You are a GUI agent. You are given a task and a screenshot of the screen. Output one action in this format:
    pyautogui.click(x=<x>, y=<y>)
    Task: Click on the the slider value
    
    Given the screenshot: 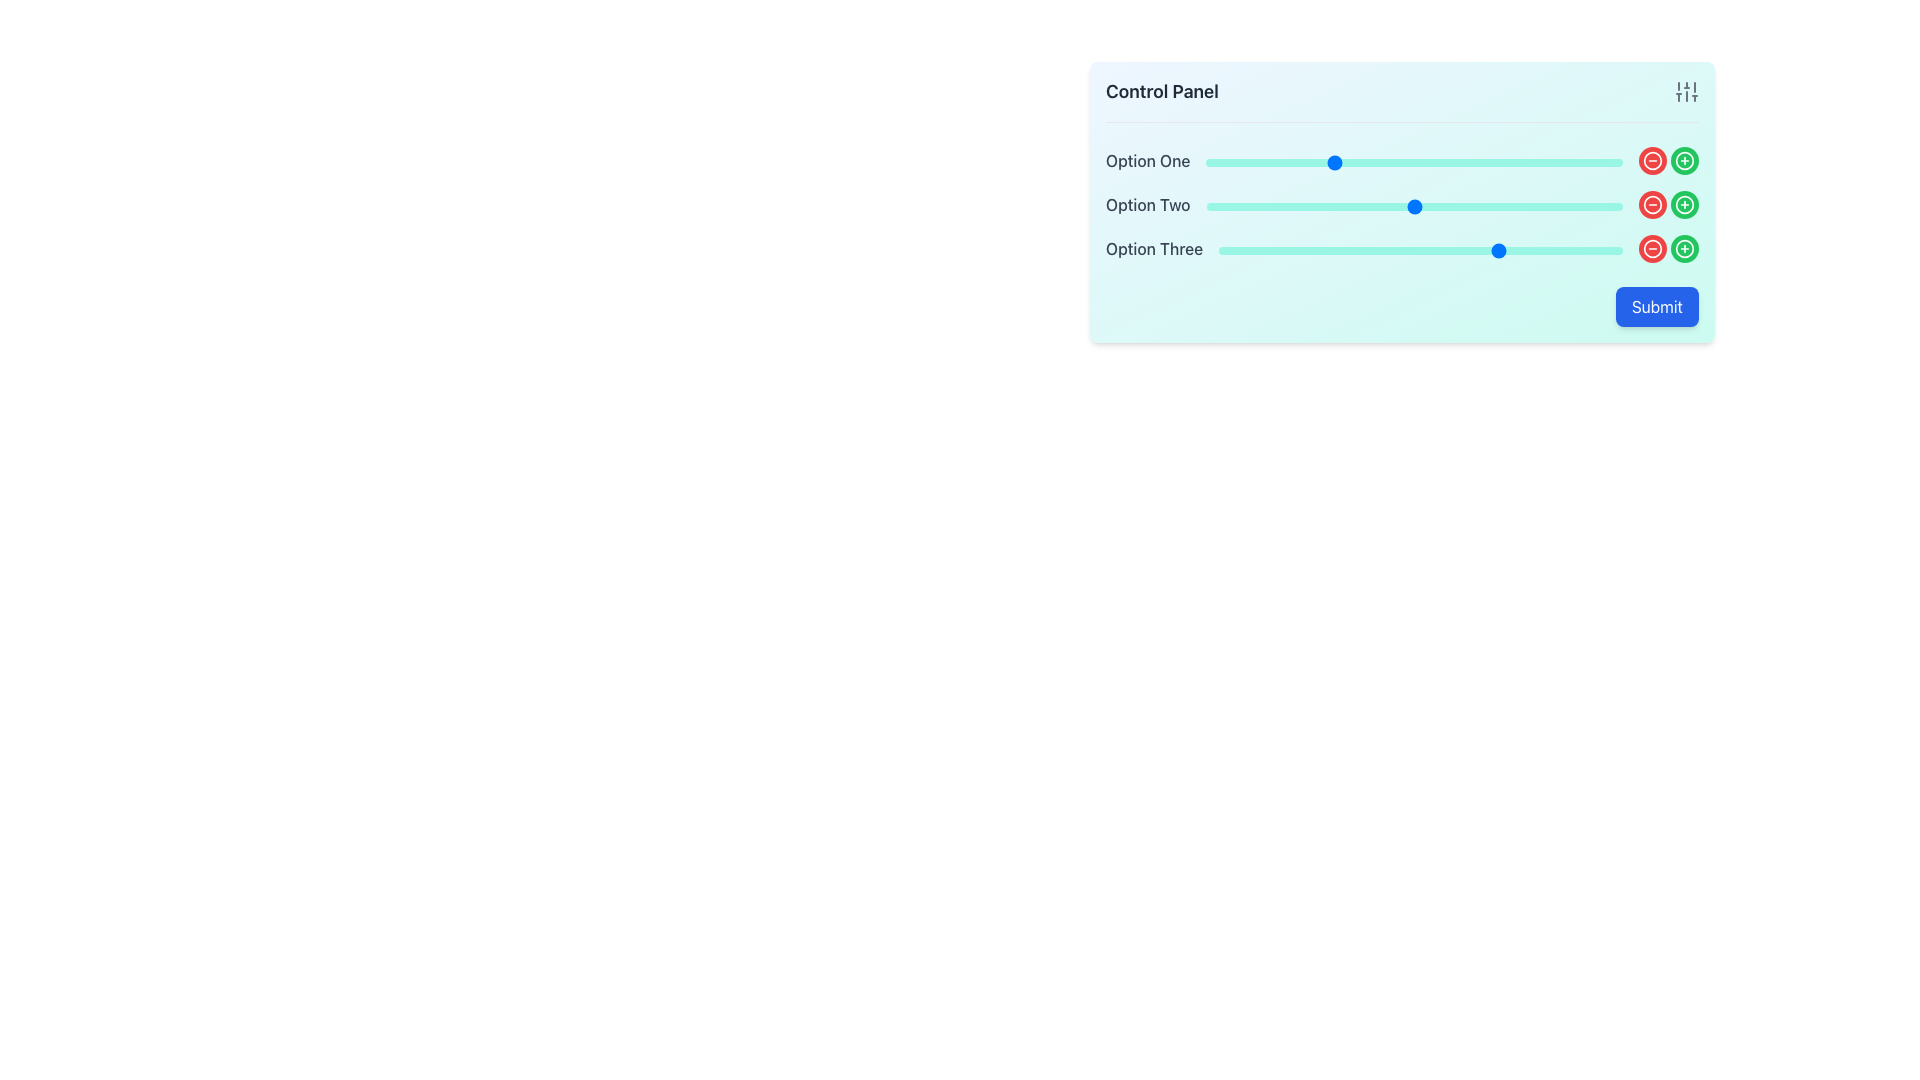 What is the action you would take?
    pyautogui.click(x=1274, y=249)
    